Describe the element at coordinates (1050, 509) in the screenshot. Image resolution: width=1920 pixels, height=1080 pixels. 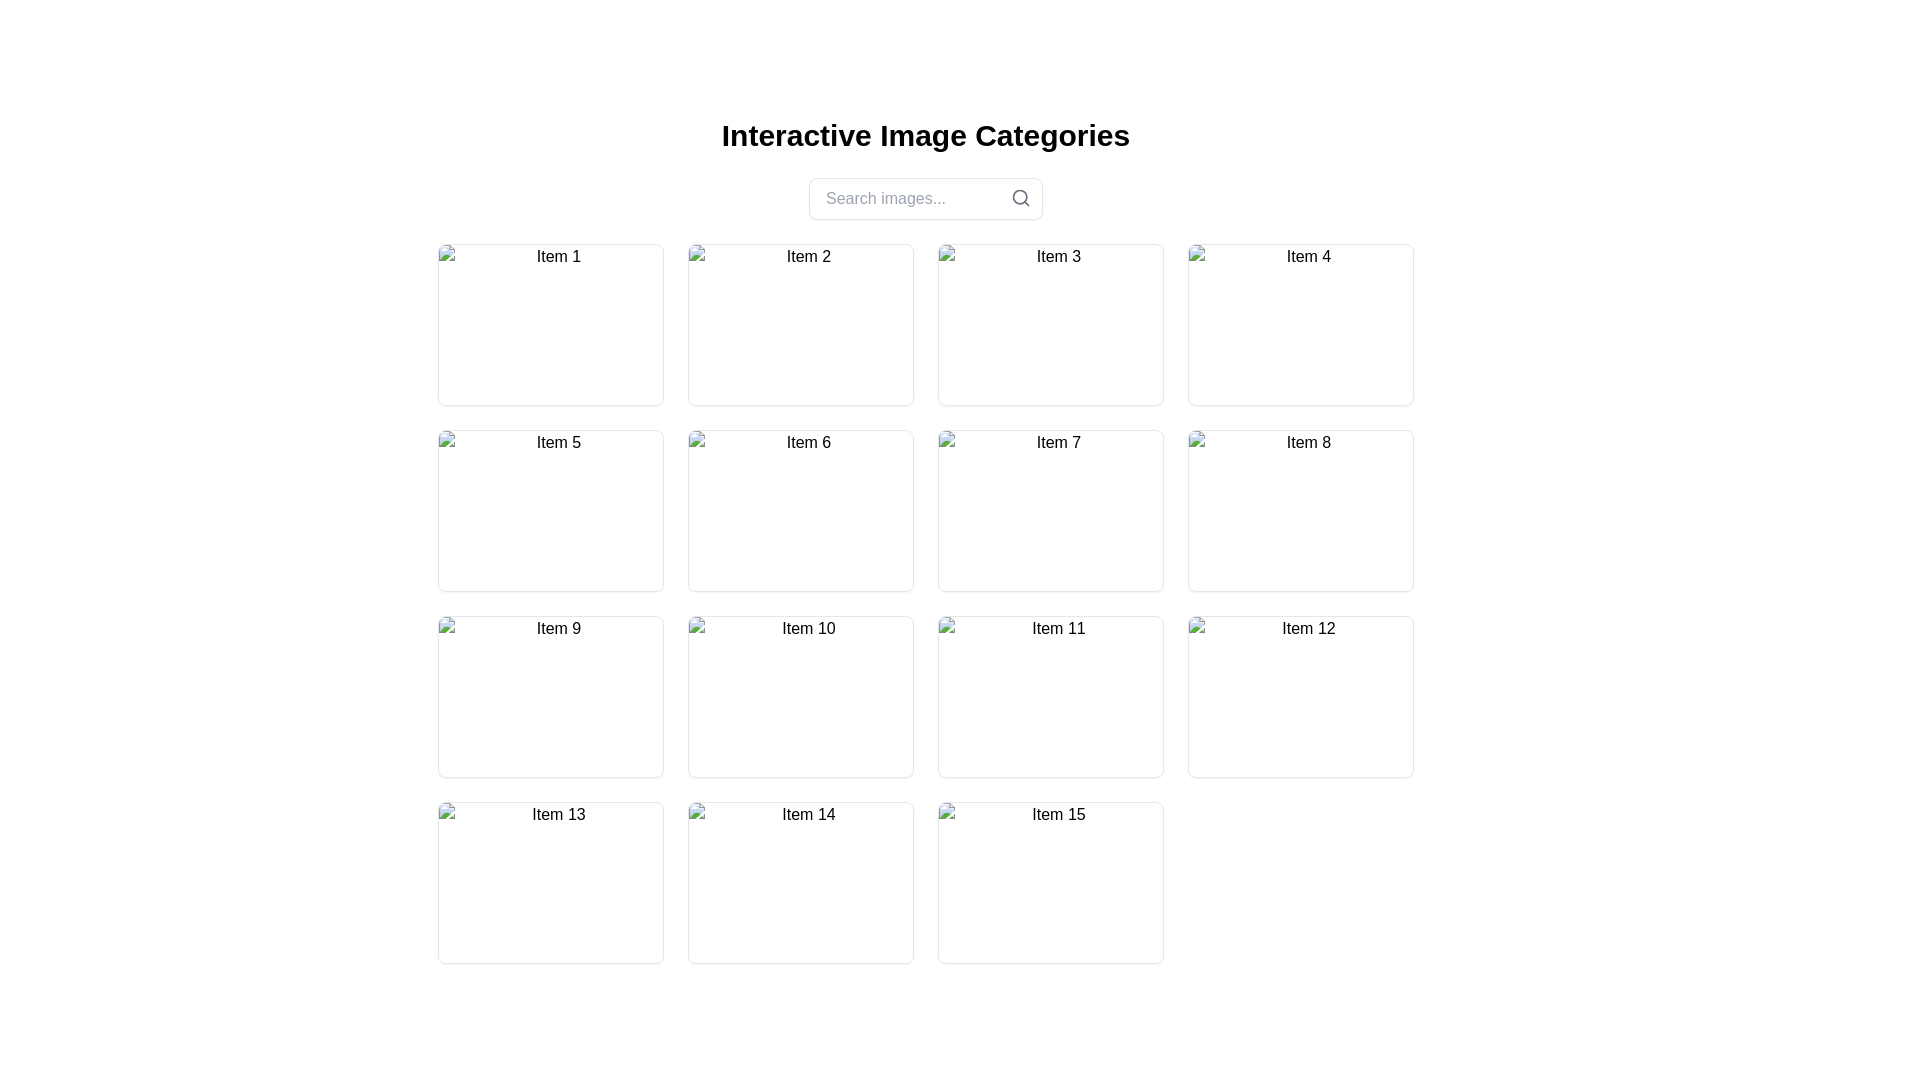
I see `the item card located in the second row, third column of a 4-column grid layout to interact with it` at that location.